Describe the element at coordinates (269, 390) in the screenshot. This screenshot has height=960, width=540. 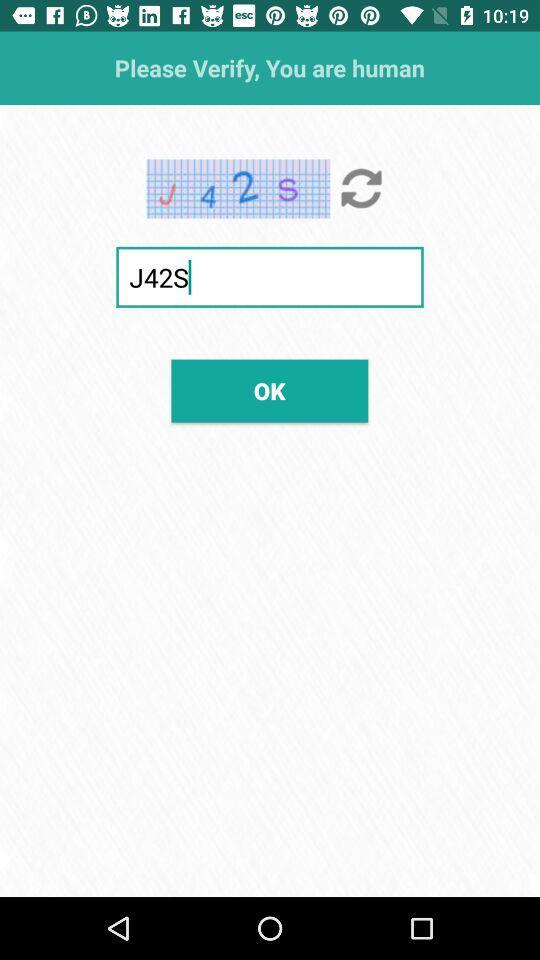
I see `the item at the center` at that location.